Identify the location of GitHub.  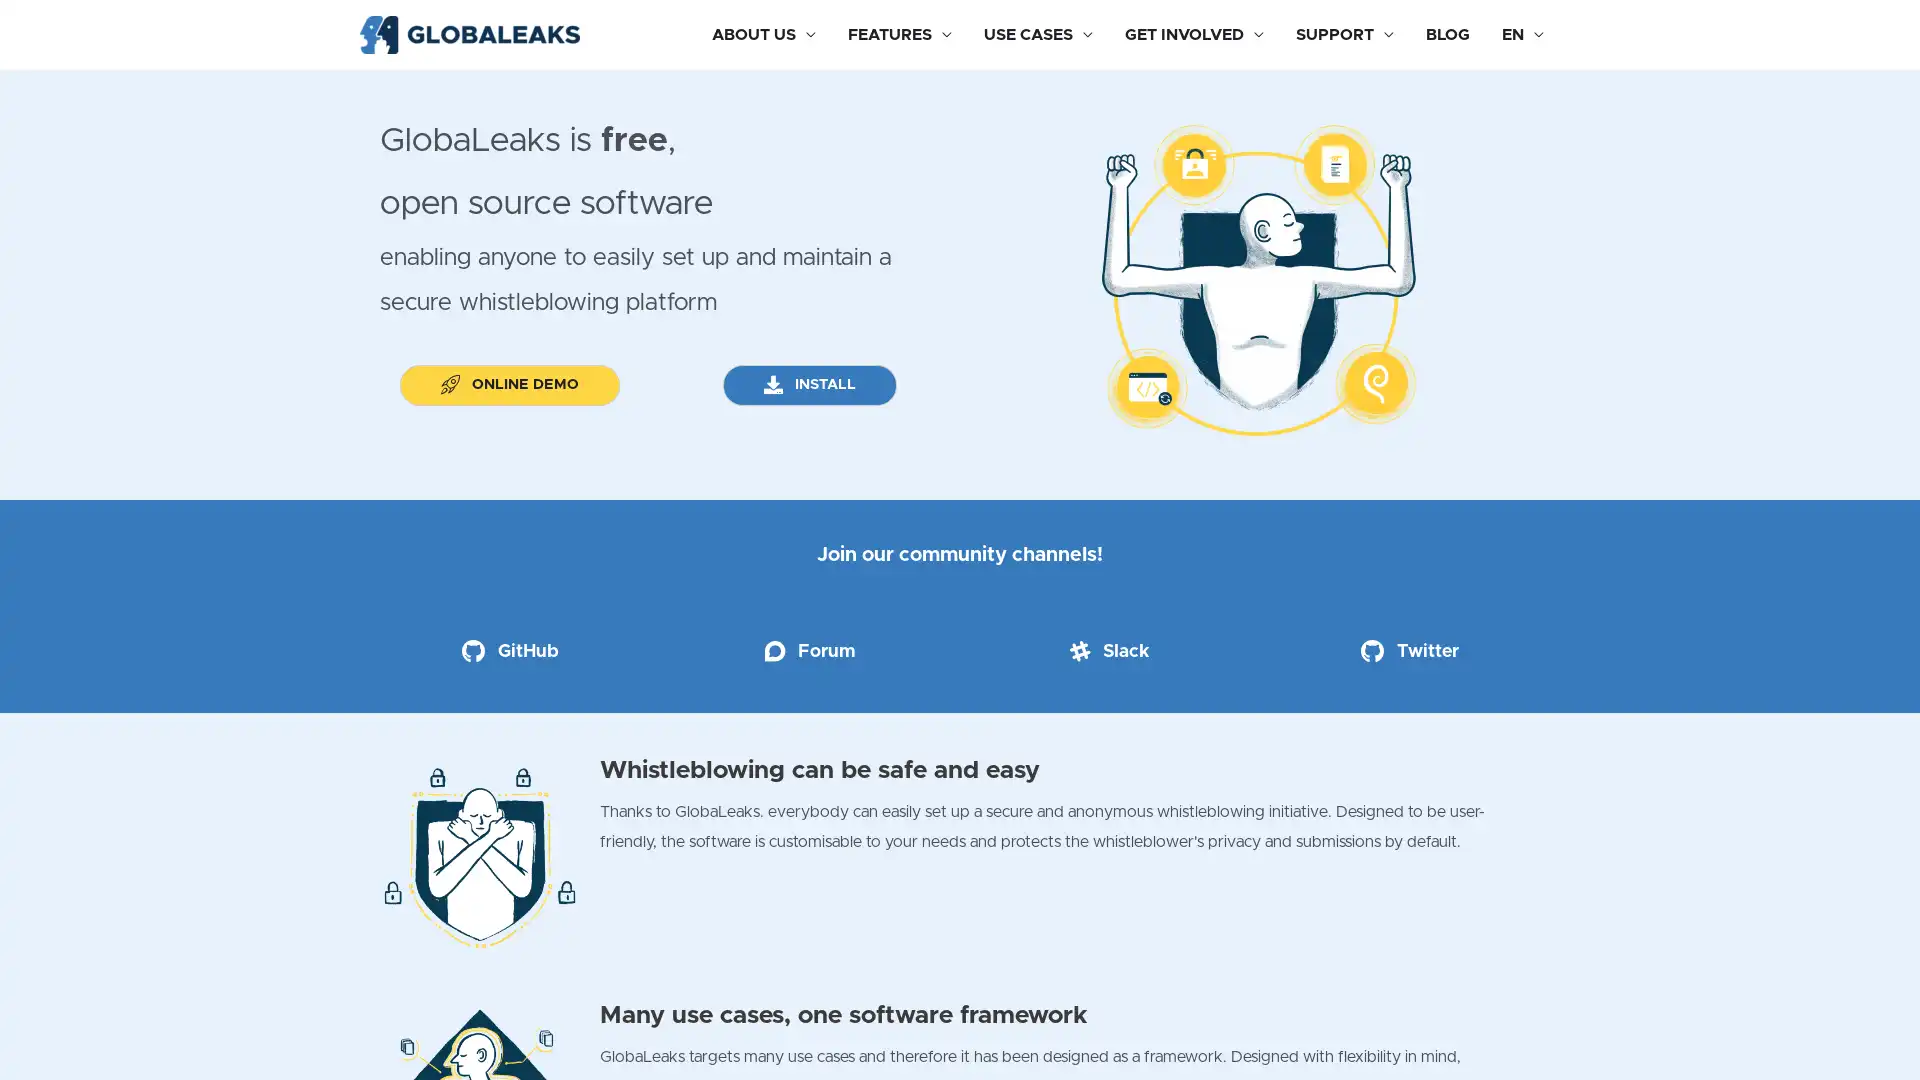
(509, 651).